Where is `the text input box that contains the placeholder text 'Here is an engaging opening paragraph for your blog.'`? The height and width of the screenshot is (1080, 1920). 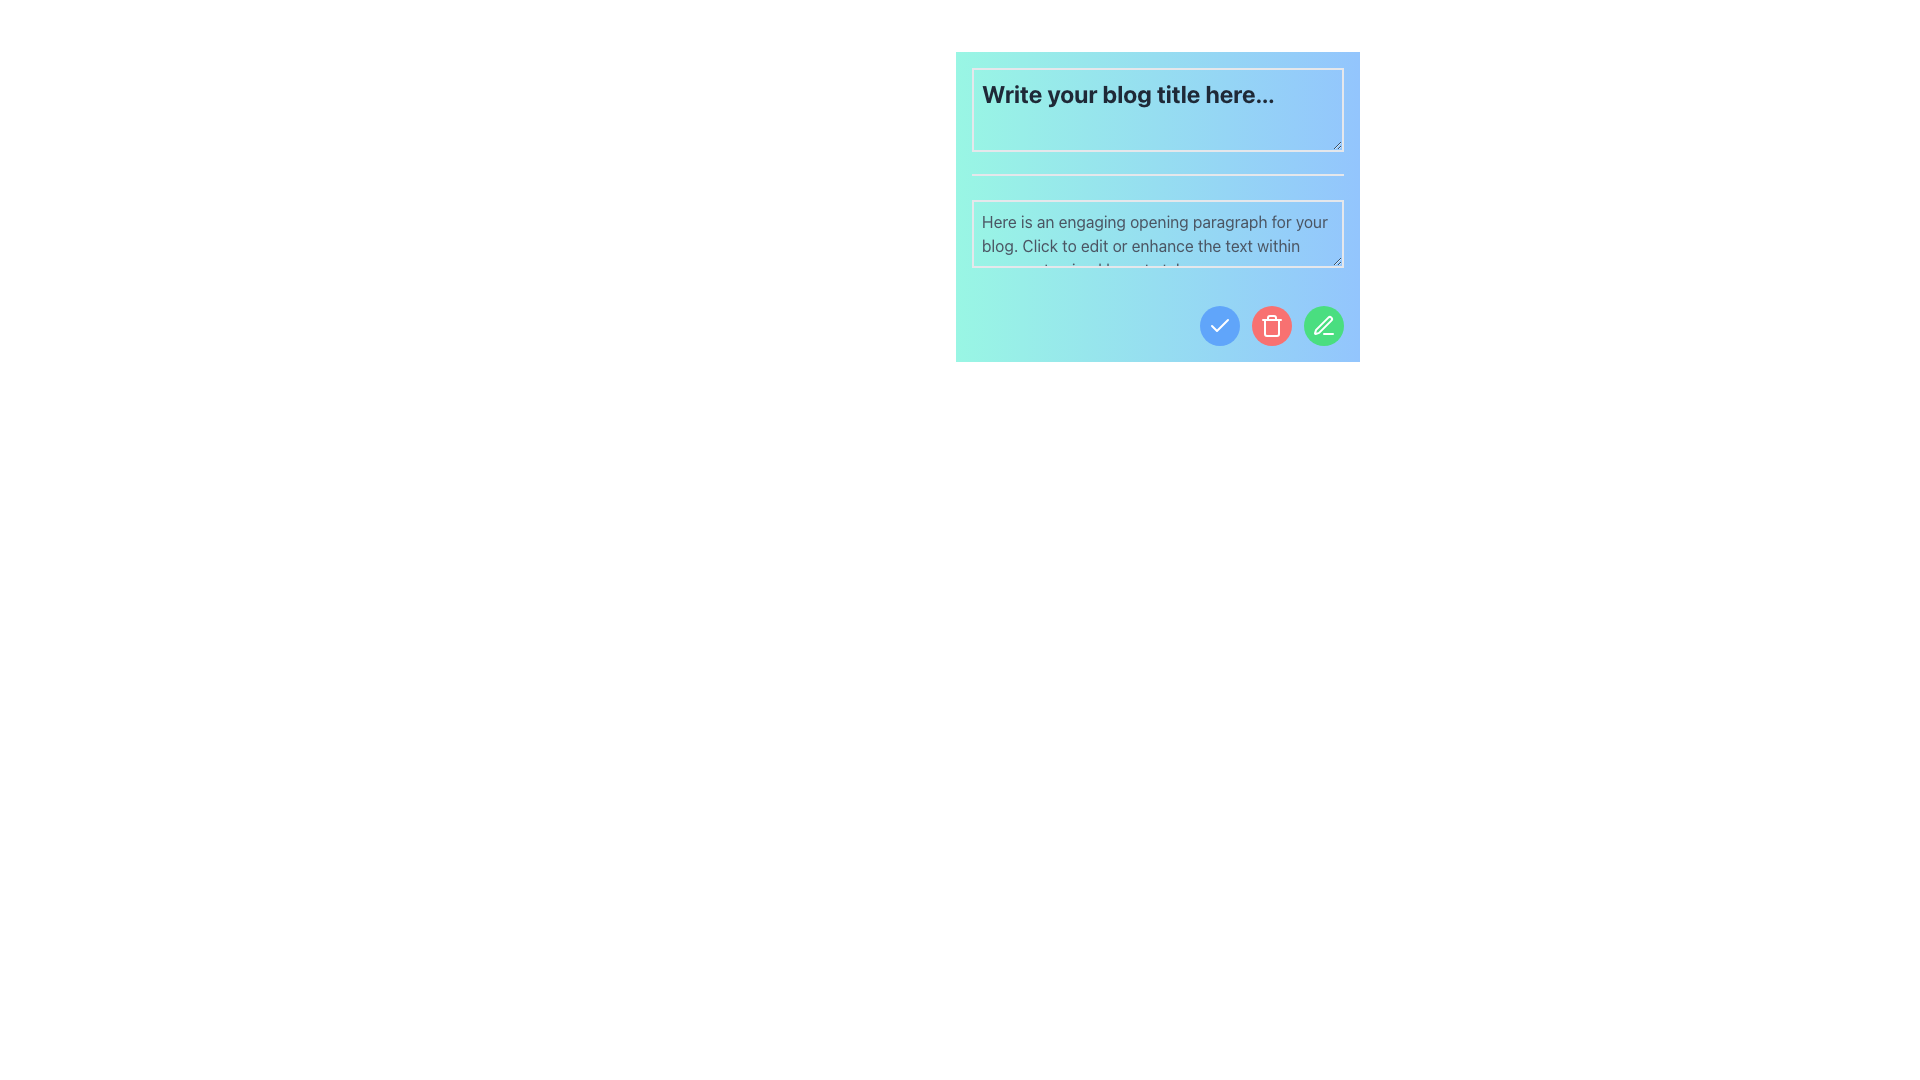
the text input box that contains the placeholder text 'Here is an engaging opening paragraph for your blog.' is located at coordinates (1157, 207).